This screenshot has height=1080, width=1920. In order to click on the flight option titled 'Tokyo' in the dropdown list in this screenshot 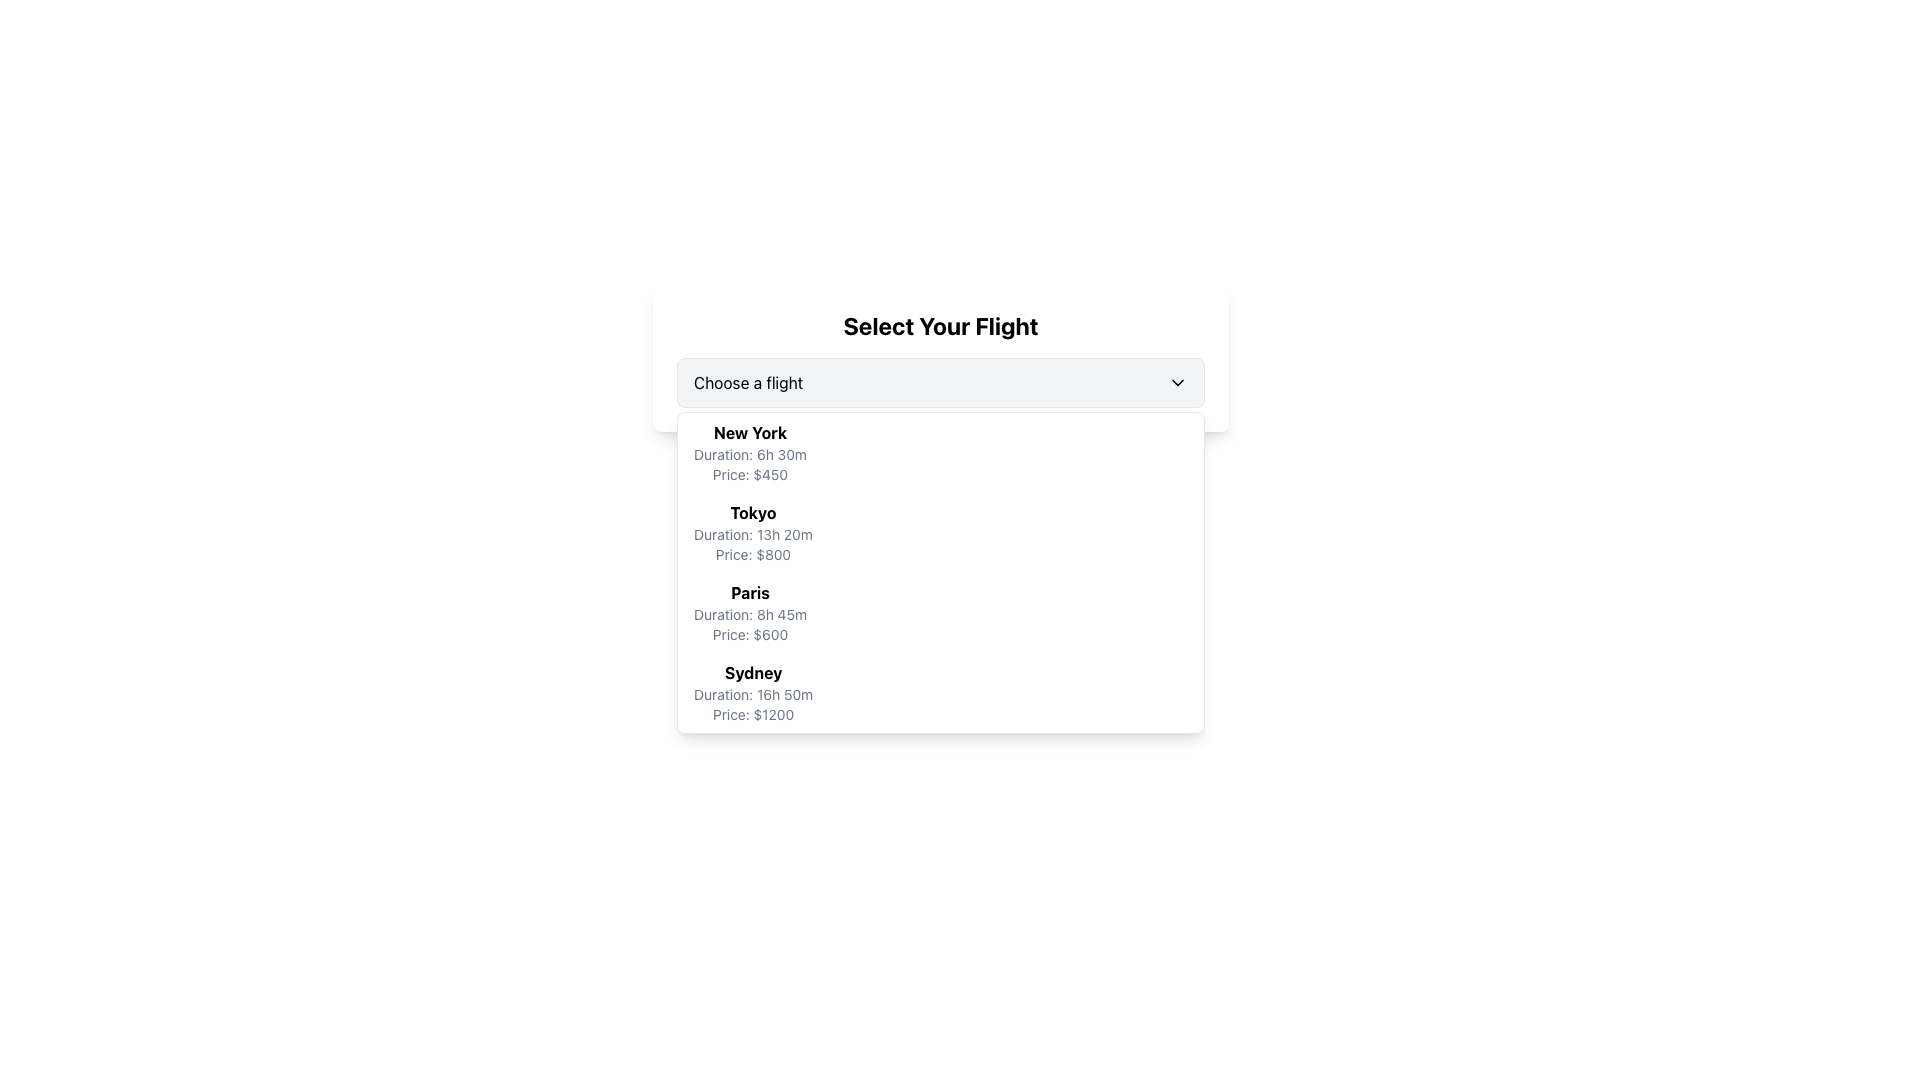, I will do `click(939, 531)`.